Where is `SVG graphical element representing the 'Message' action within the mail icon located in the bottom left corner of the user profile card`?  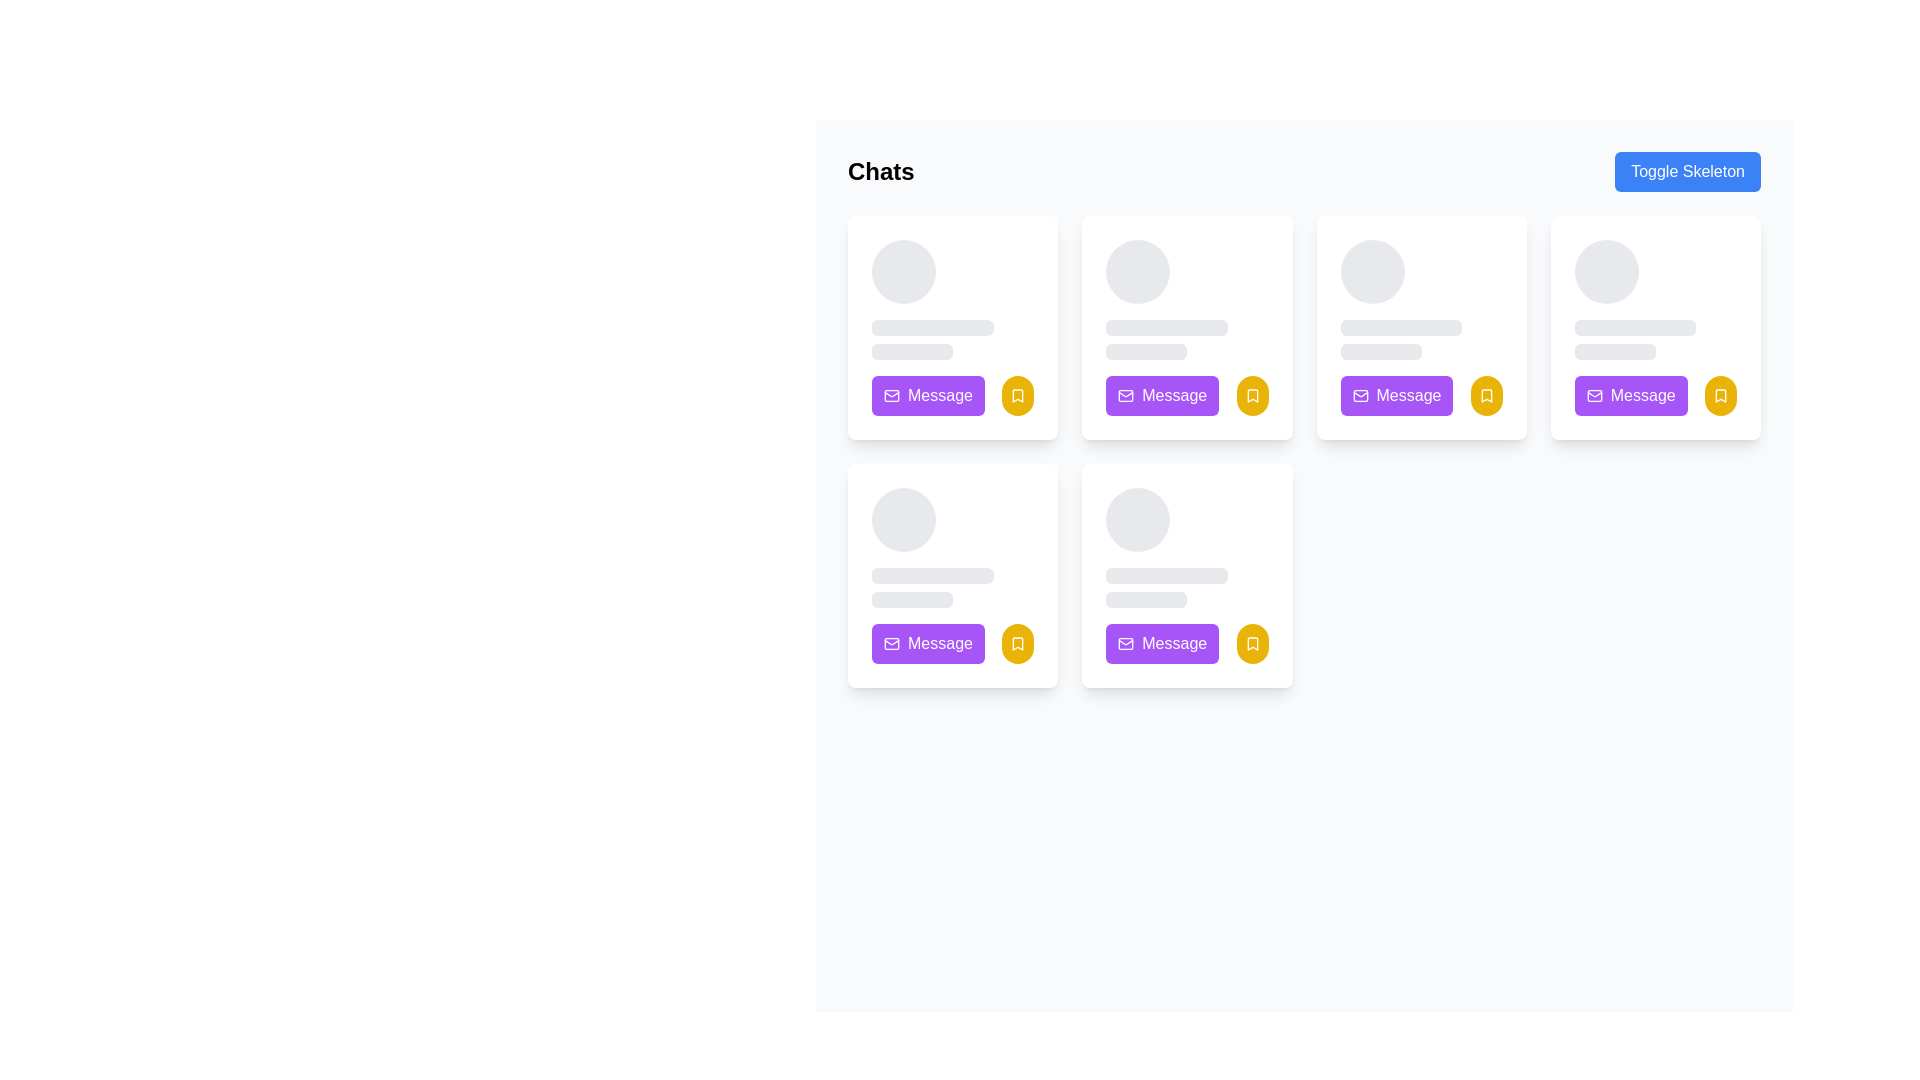
SVG graphical element representing the 'Message' action within the mail icon located in the bottom left corner of the user profile card is located at coordinates (1126, 644).